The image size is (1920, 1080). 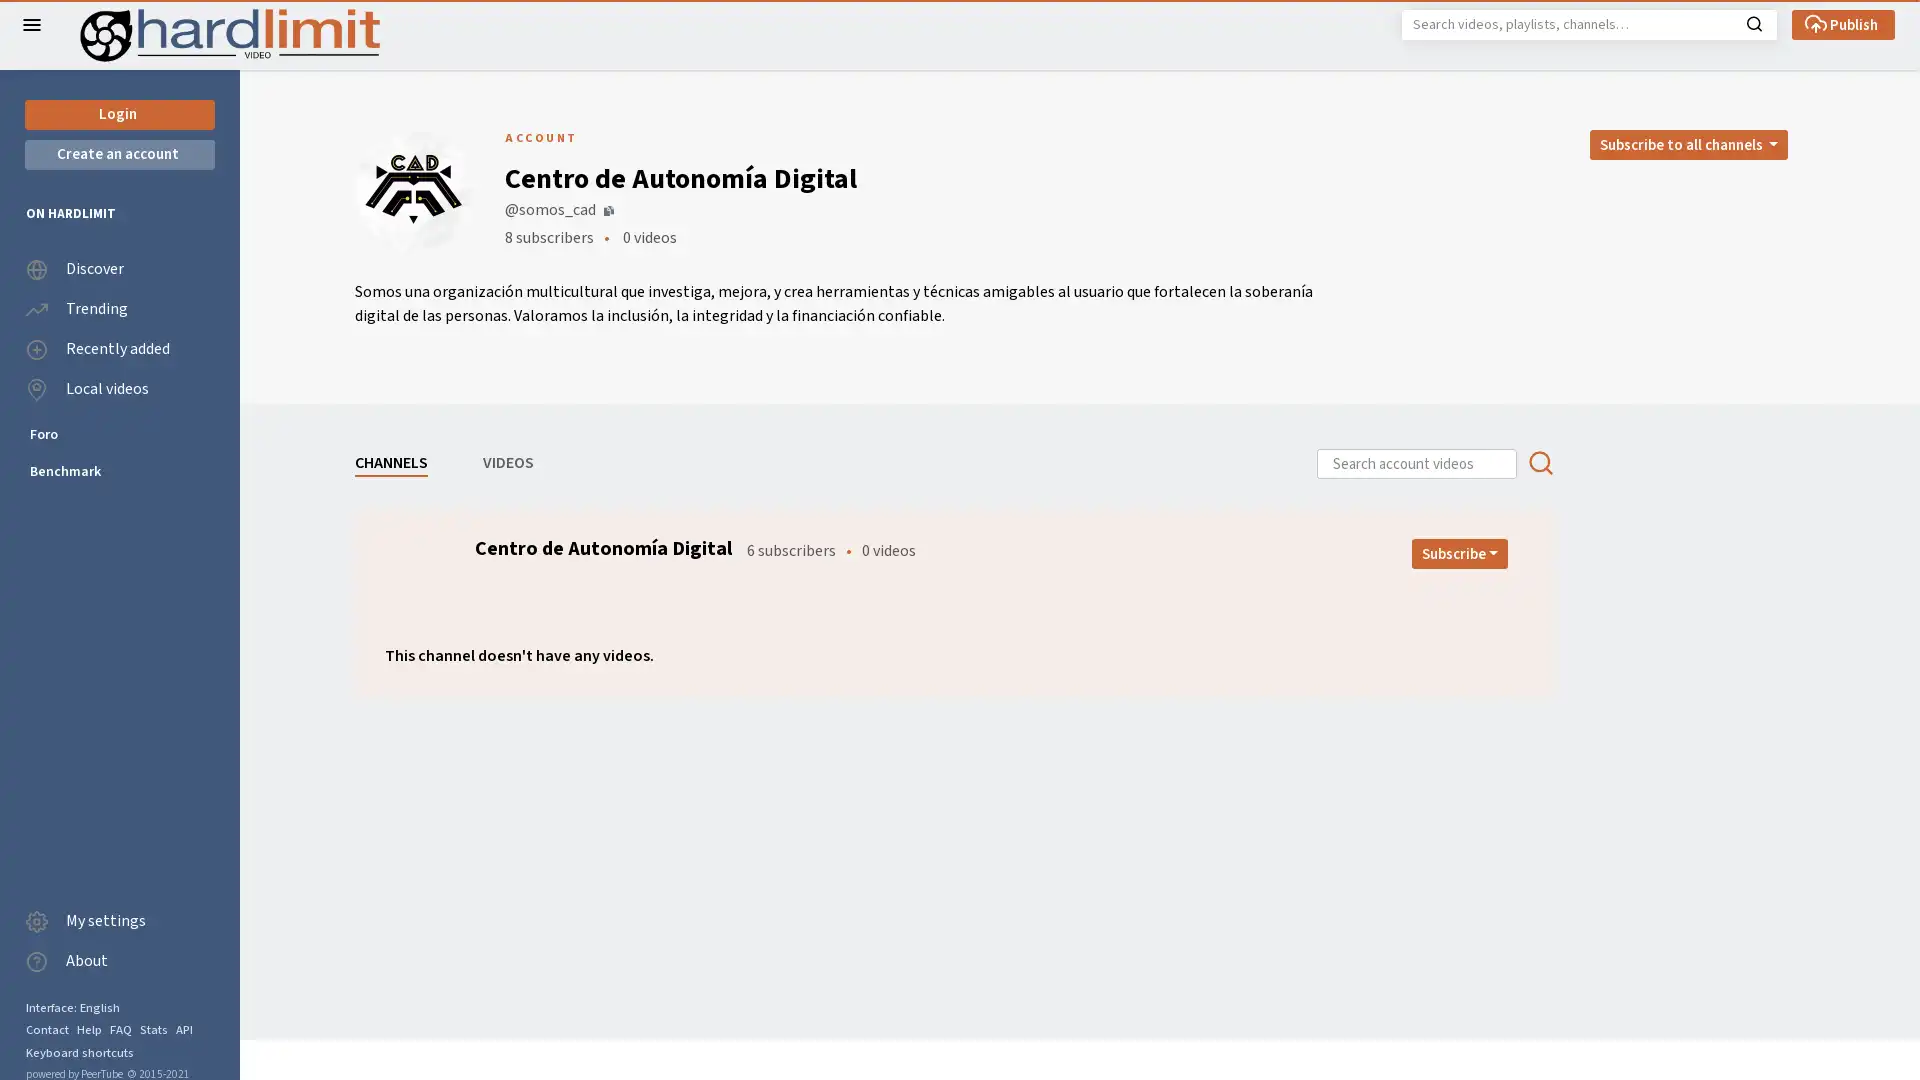 I want to click on Search, so click(x=1753, y=22).